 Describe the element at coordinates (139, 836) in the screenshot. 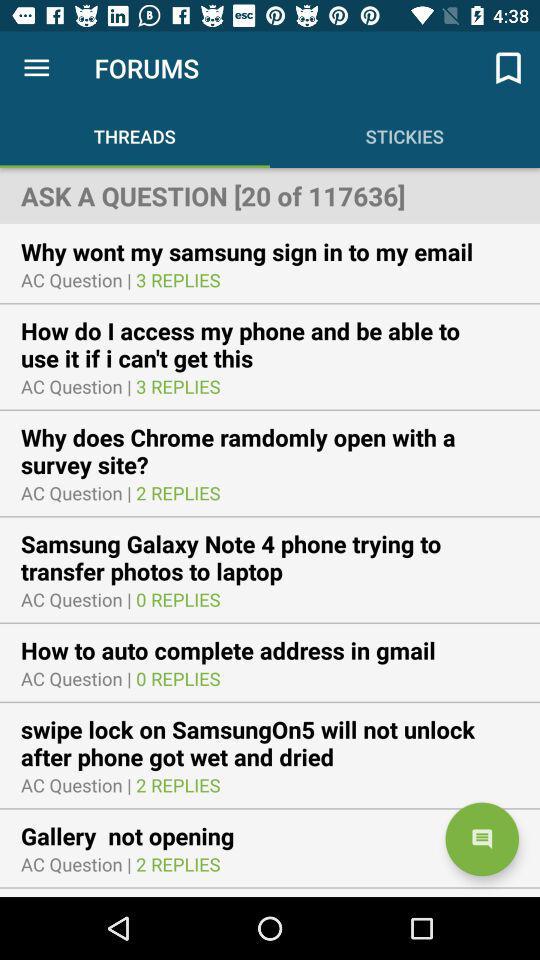

I see `icon below the ac question |` at that location.